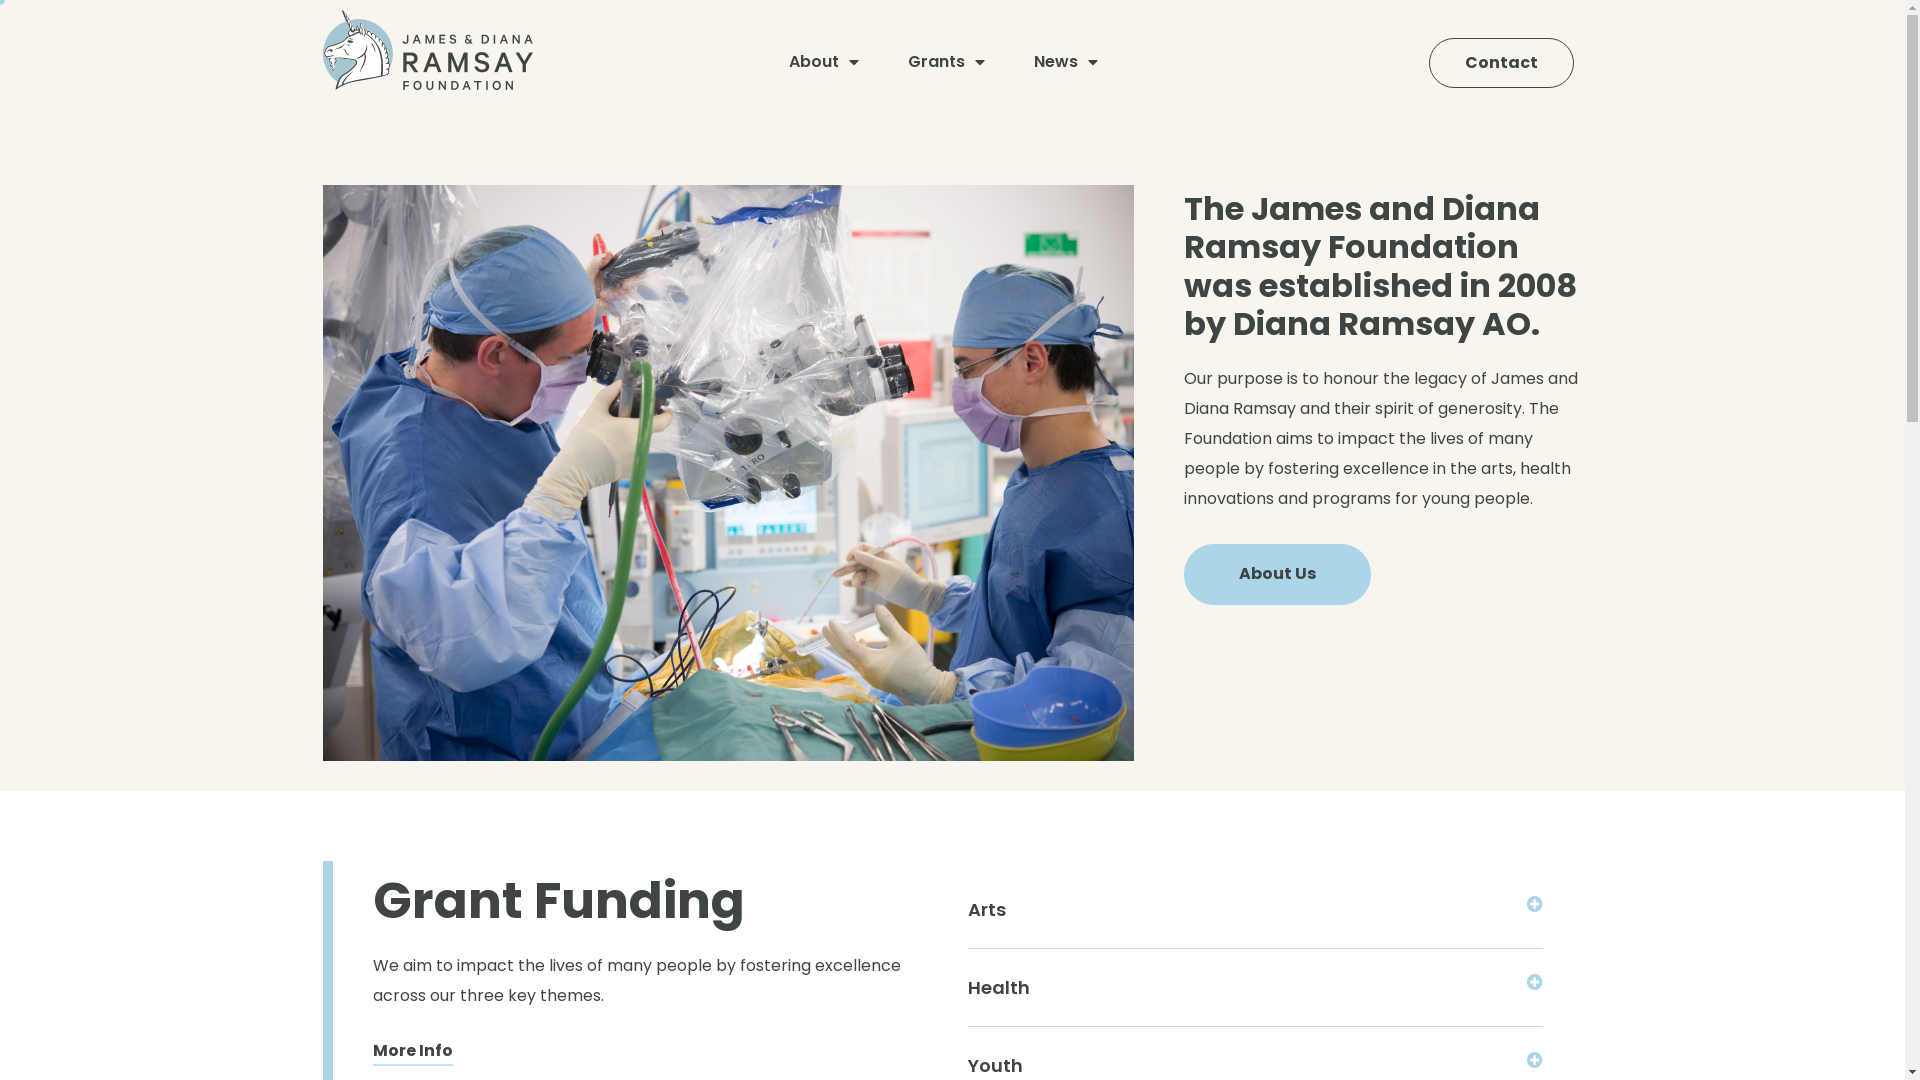 Image resolution: width=1920 pixels, height=1080 pixels. What do you see at coordinates (945, 60) in the screenshot?
I see `'Grants'` at bounding box center [945, 60].